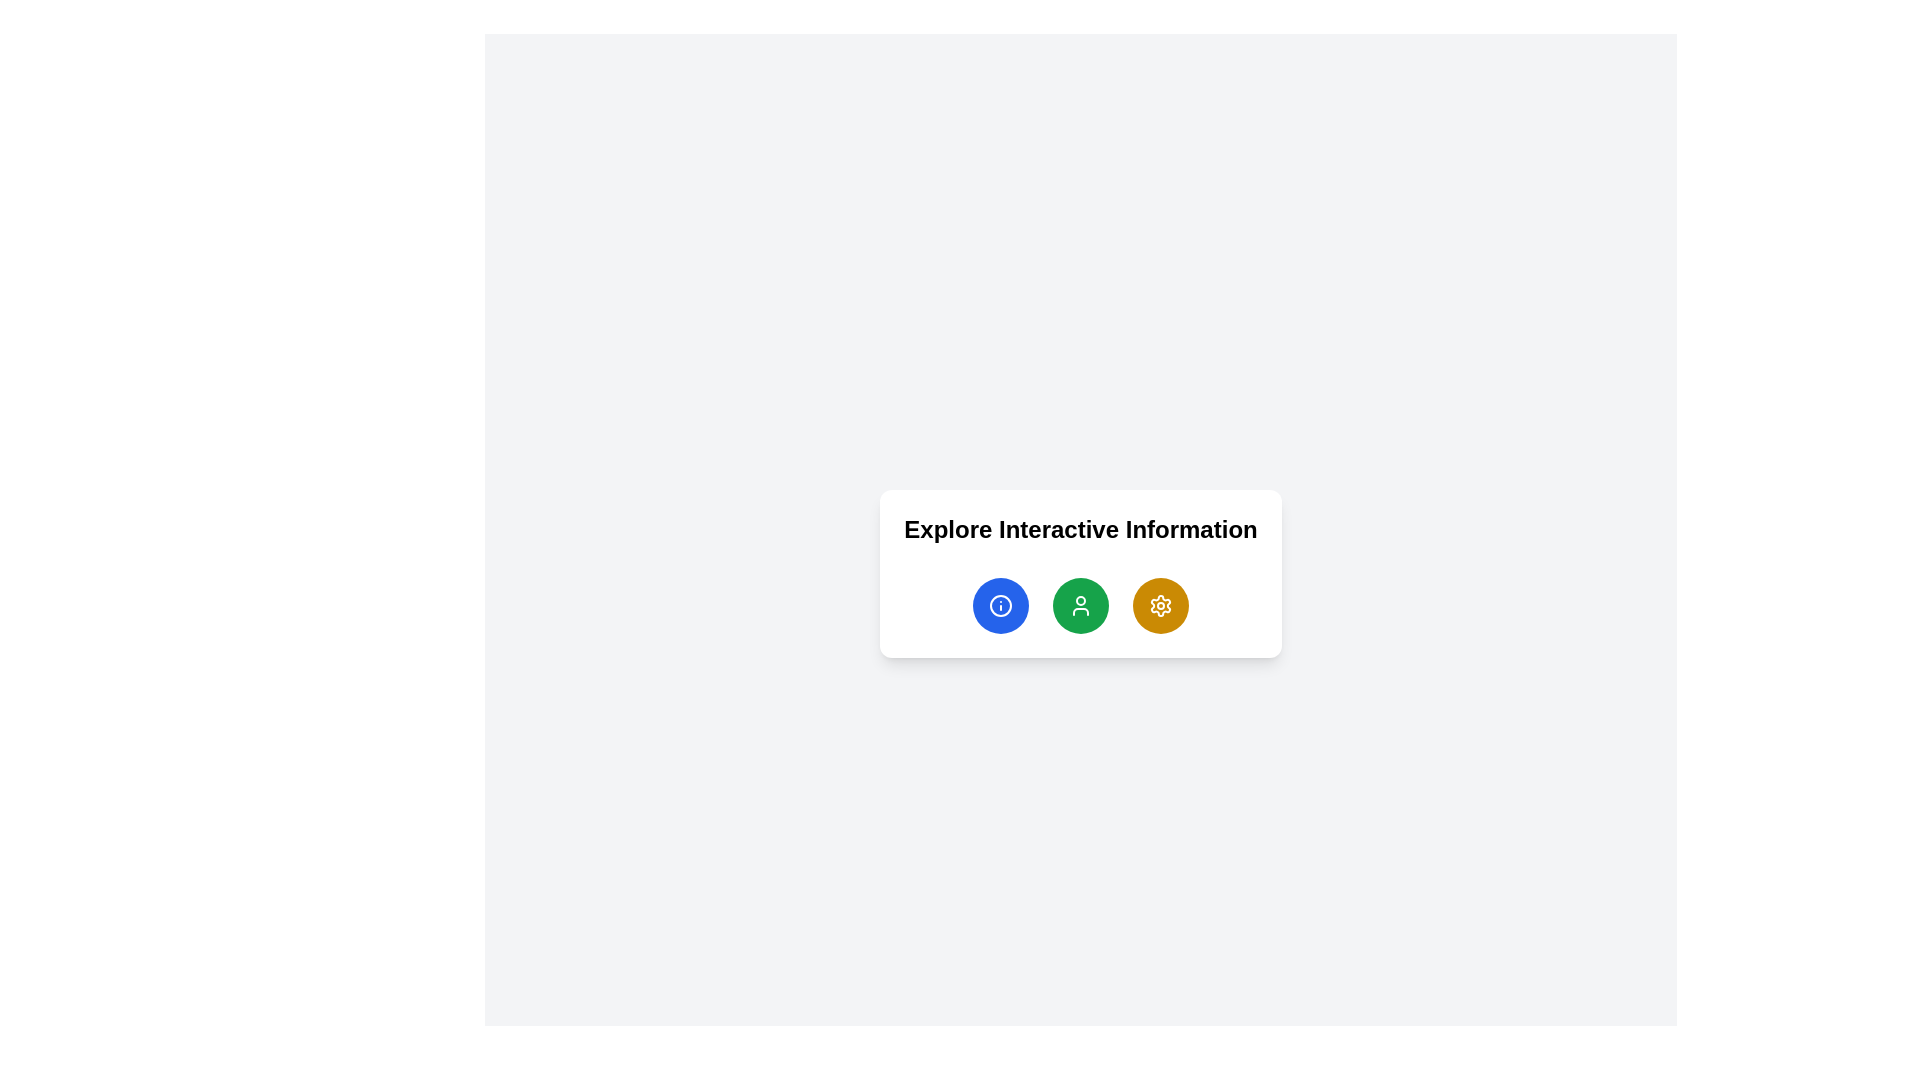 Image resolution: width=1920 pixels, height=1080 pixels. I want to click on the rightmost gear-shaped icon, used to signify settings or configurations, so click(1161, 604).